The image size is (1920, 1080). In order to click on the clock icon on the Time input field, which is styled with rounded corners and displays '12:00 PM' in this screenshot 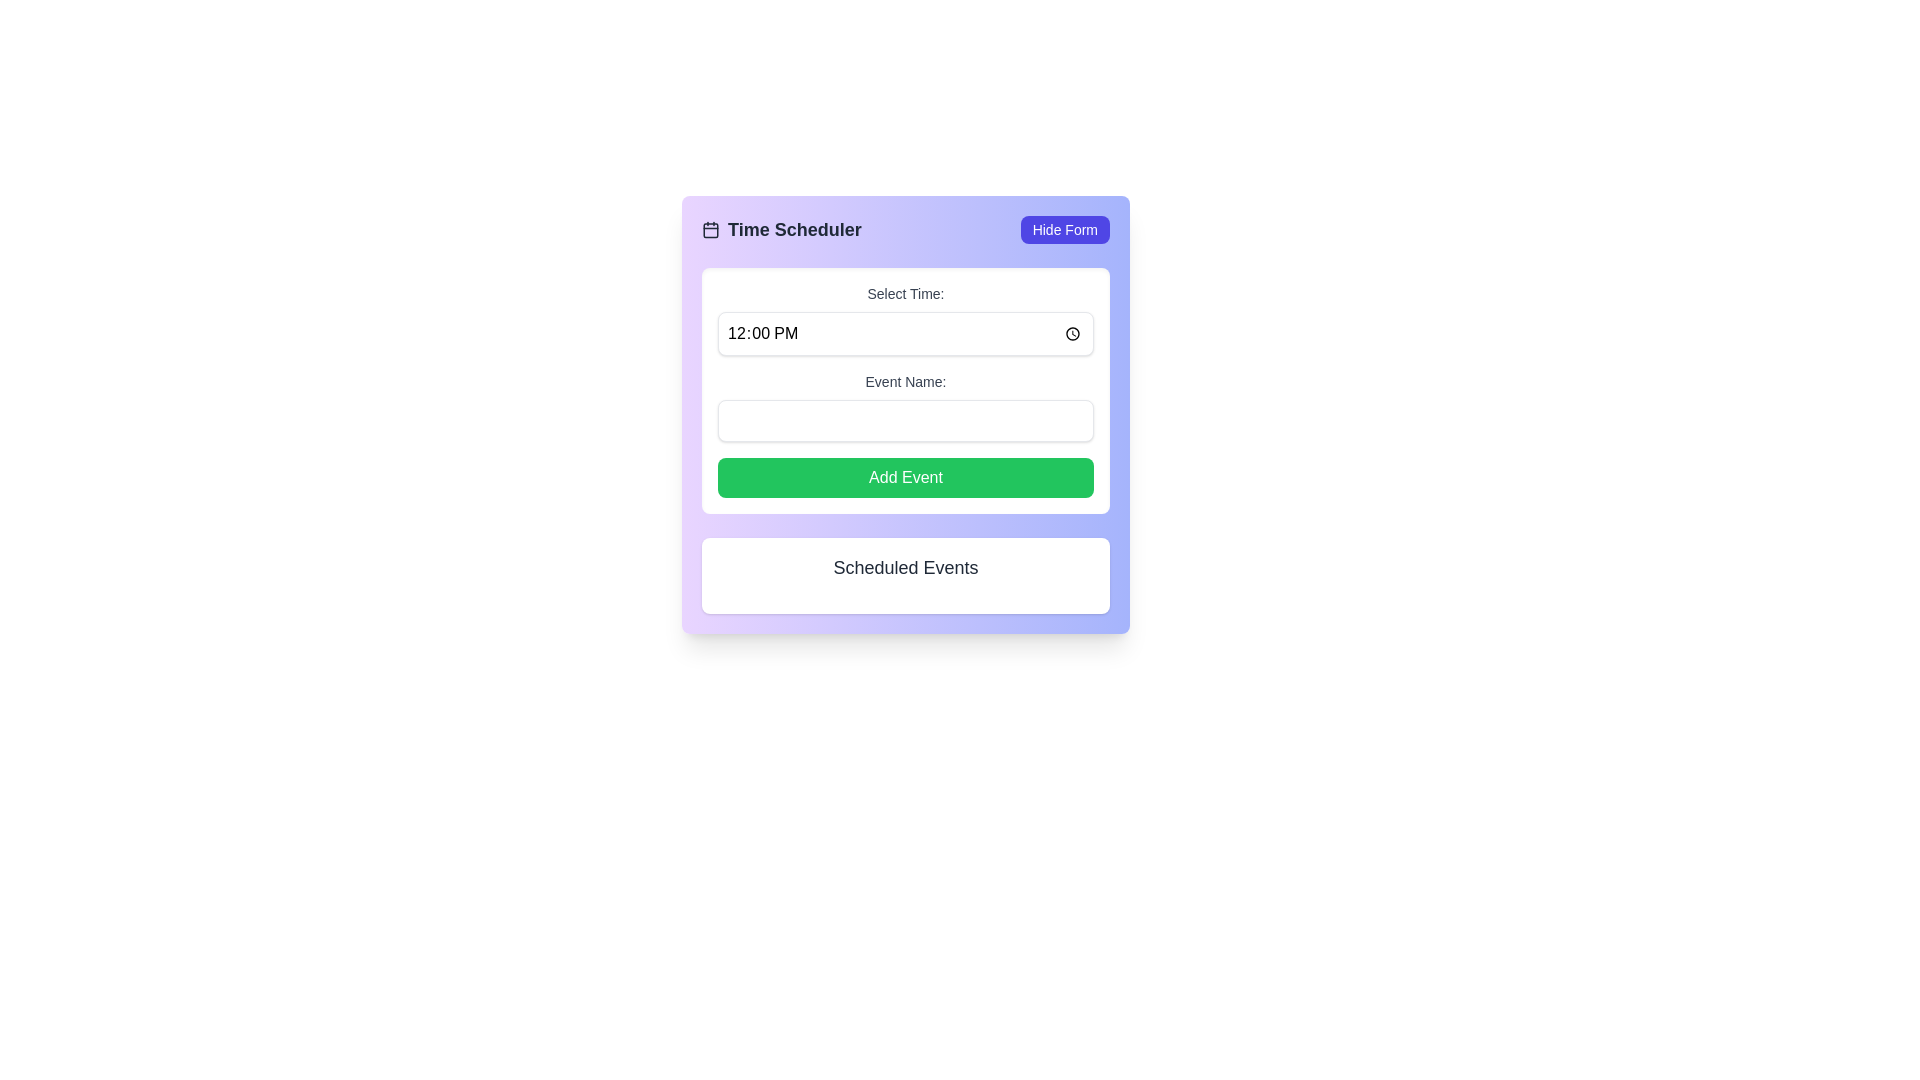, I will do `click(905, 333)`.